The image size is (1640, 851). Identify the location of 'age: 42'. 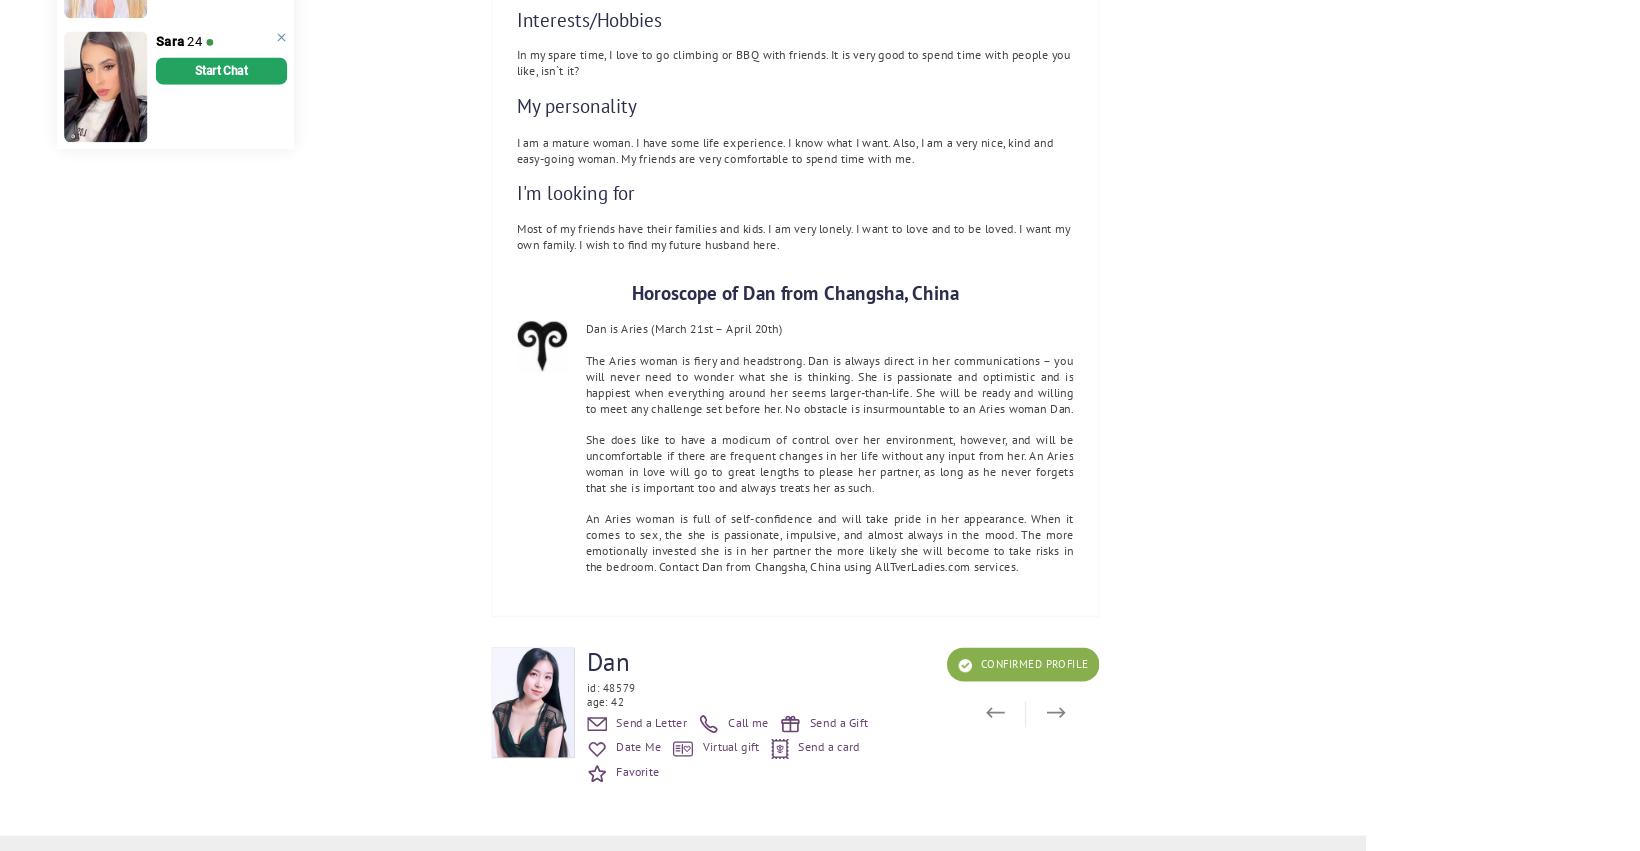
(604, 699).